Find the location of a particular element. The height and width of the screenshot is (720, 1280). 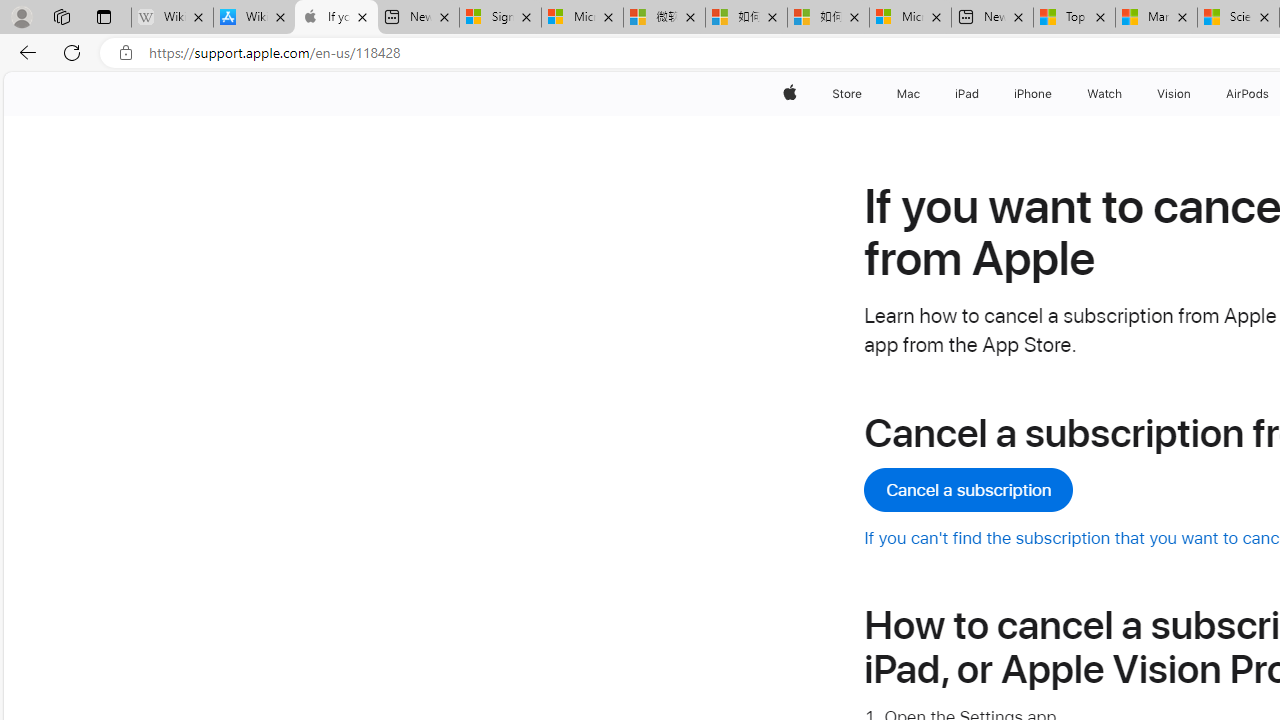

'Tab actions menu' is located at coordinates (103, 16).